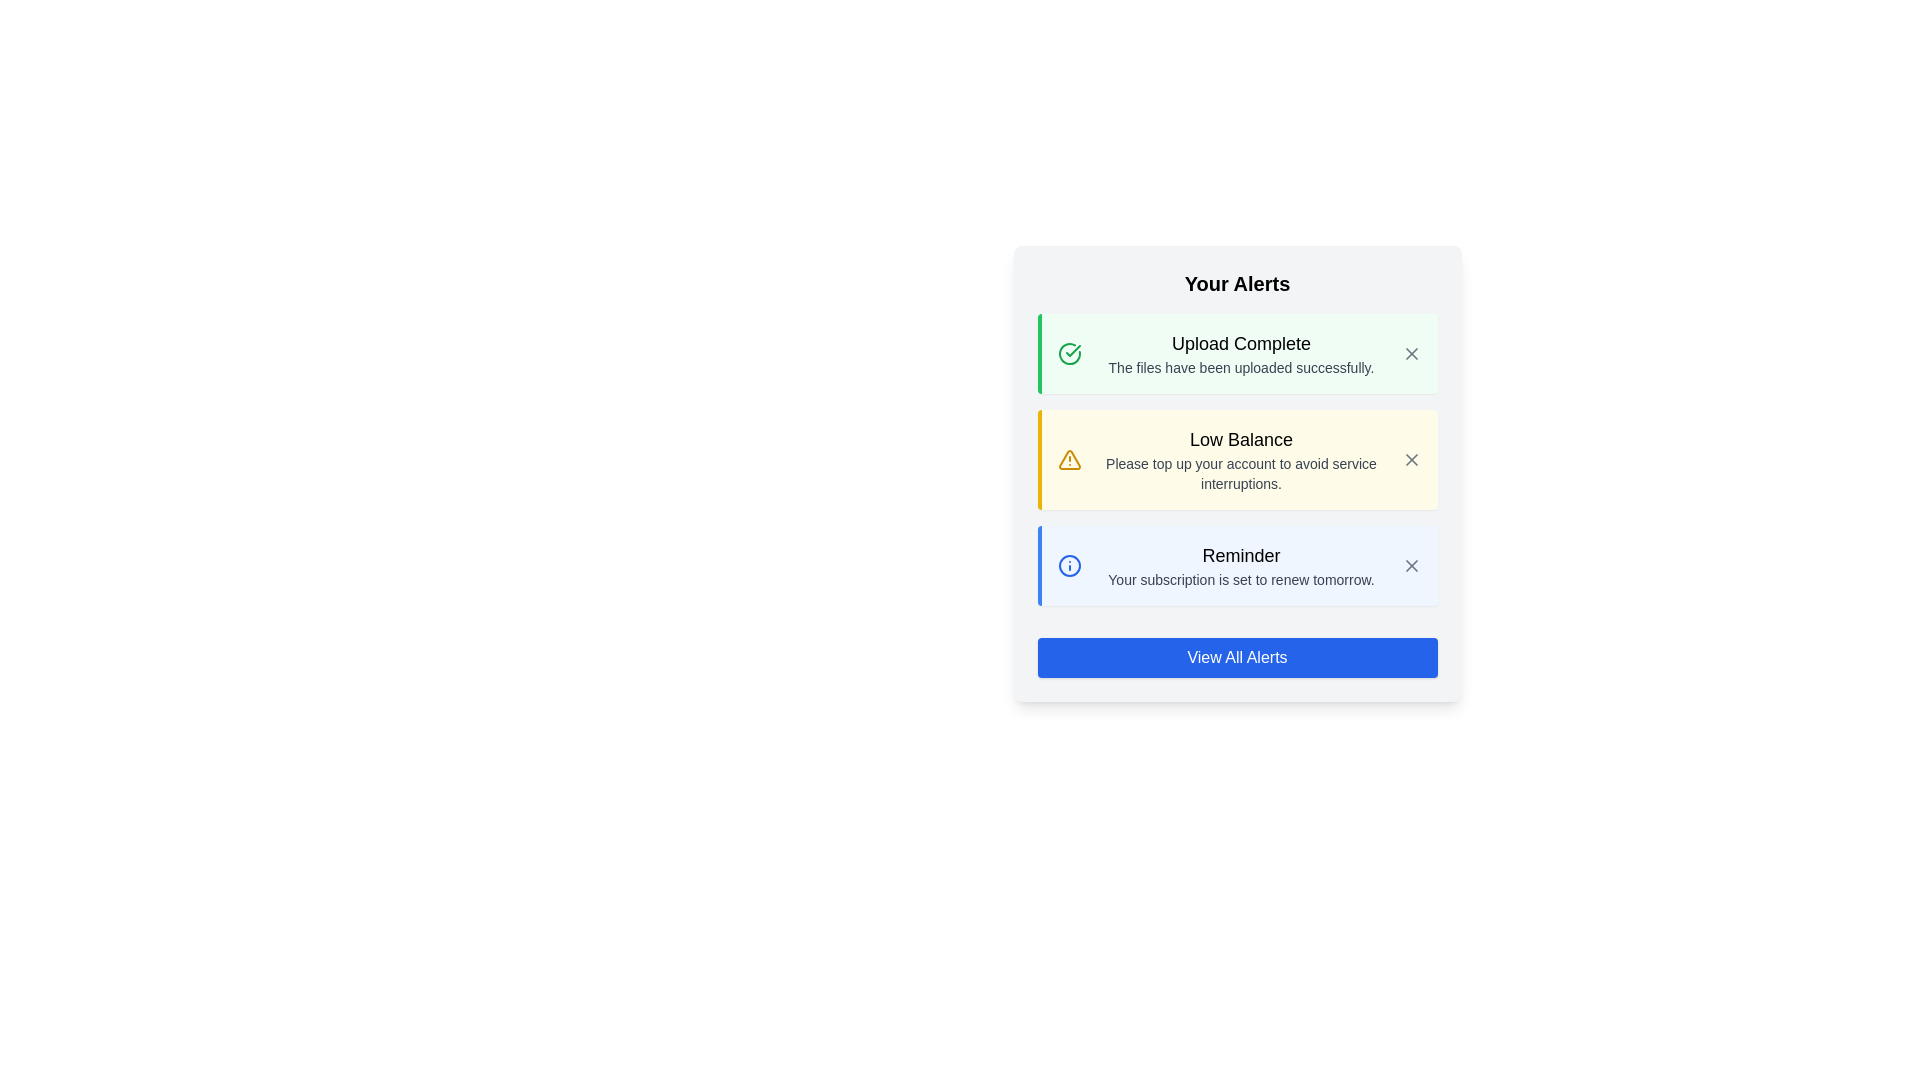  I want to click on the Text Display (Notification) that confirms successful file uploads, located below the 'Your Alerts' heading and above other alert notifications, so click(1240, 353).